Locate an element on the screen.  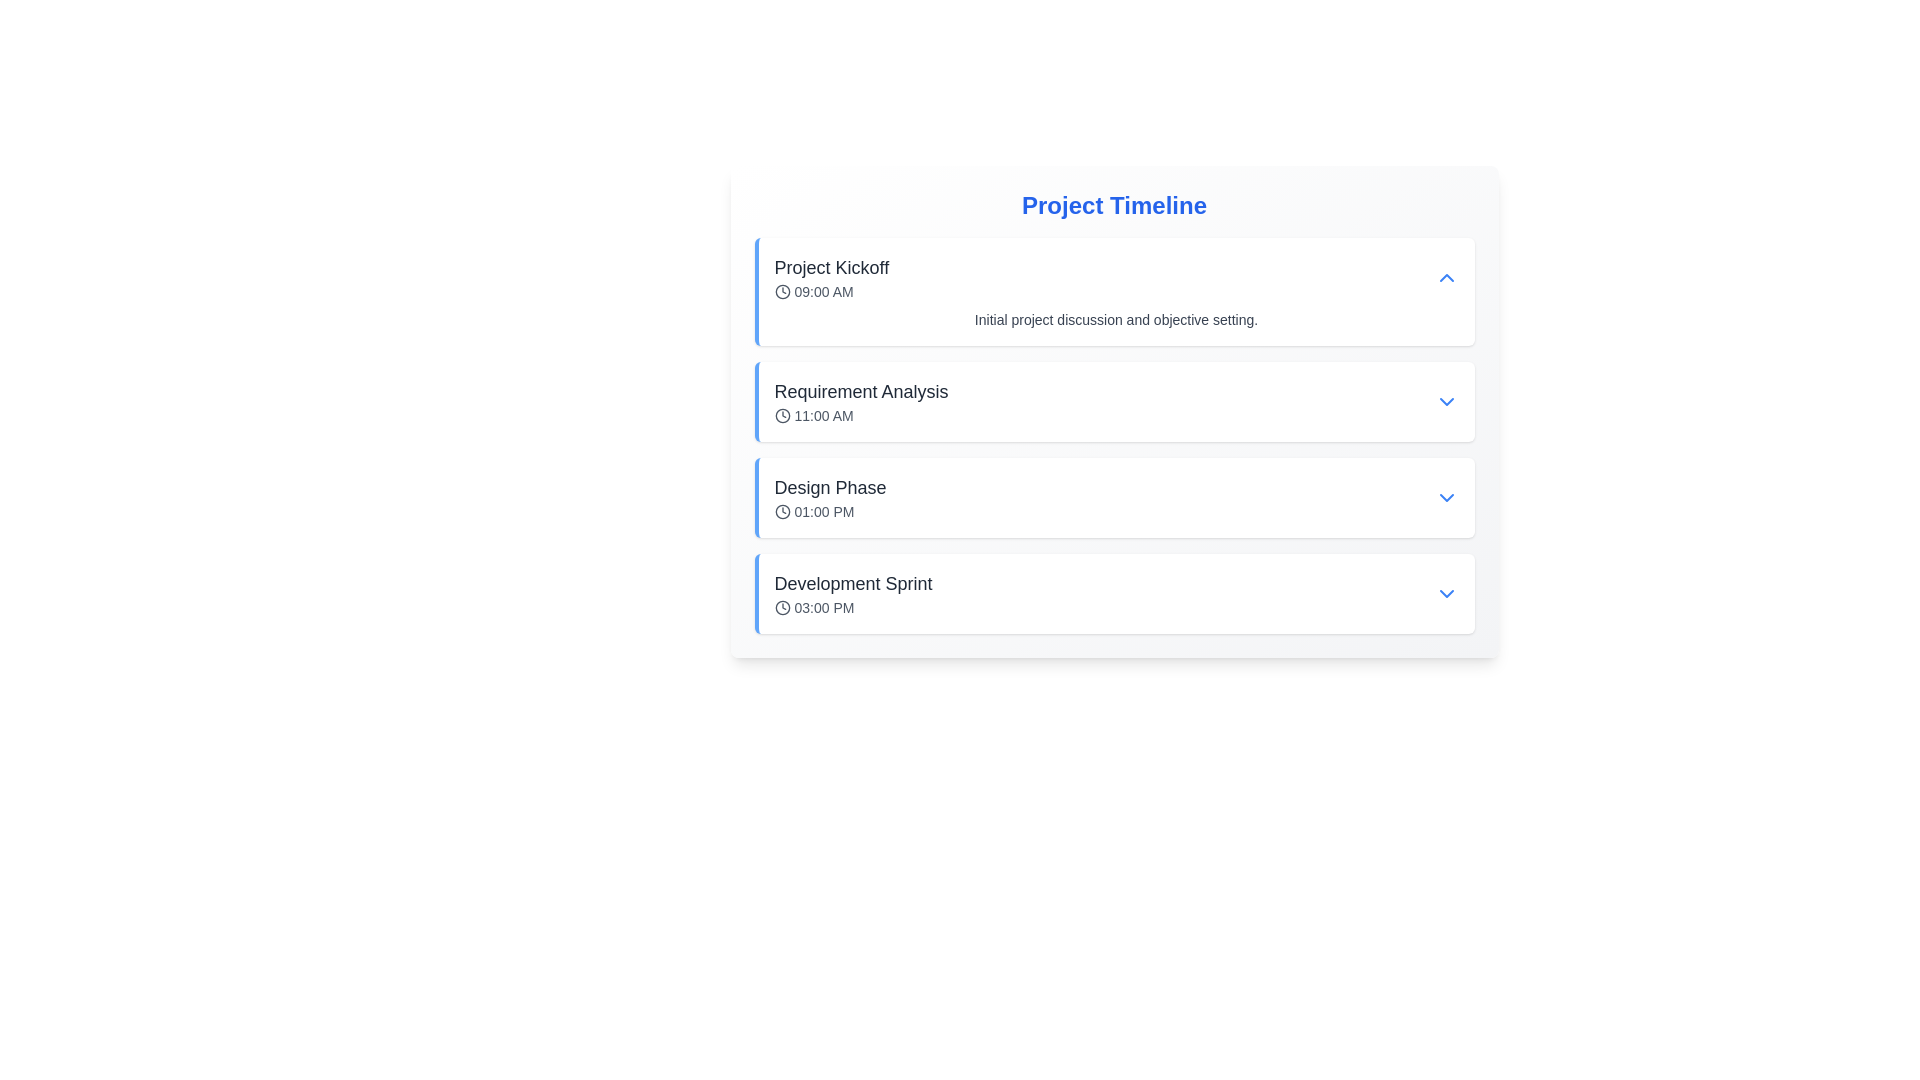
the dropdown arrow on the 'Requirement Analysis' Timeline List Item is located at coordinates (1113, 401).